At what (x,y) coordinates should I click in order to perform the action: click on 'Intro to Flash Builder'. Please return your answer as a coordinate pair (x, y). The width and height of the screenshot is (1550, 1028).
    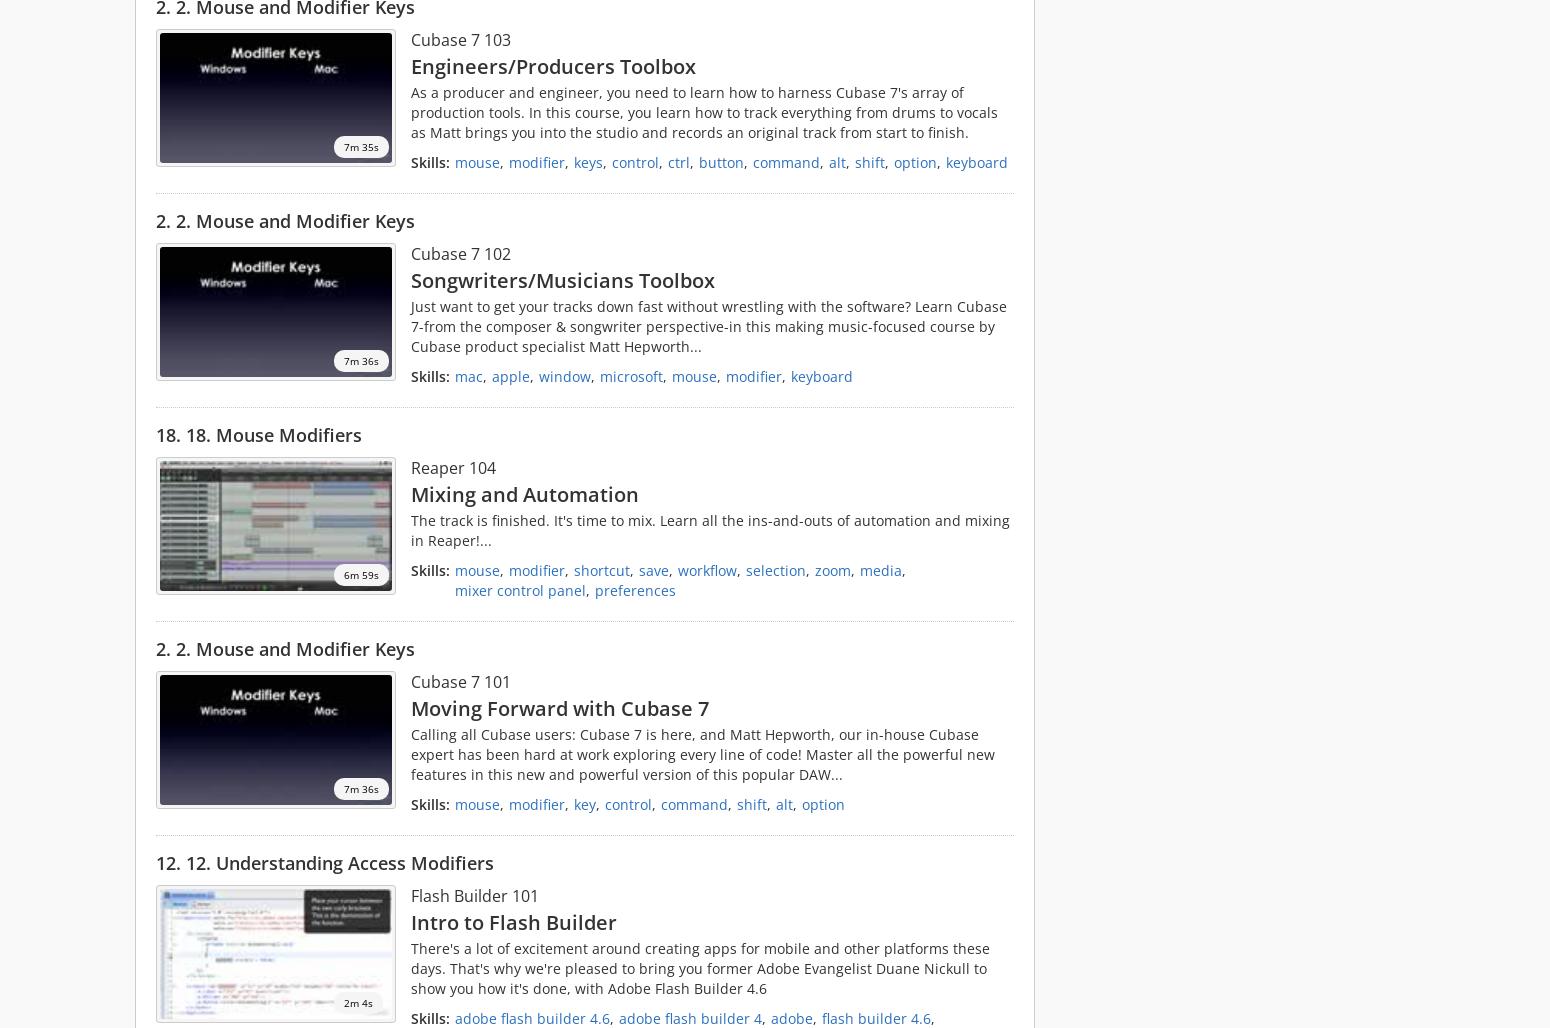
    Looking at the image, I should click on (512, 921).